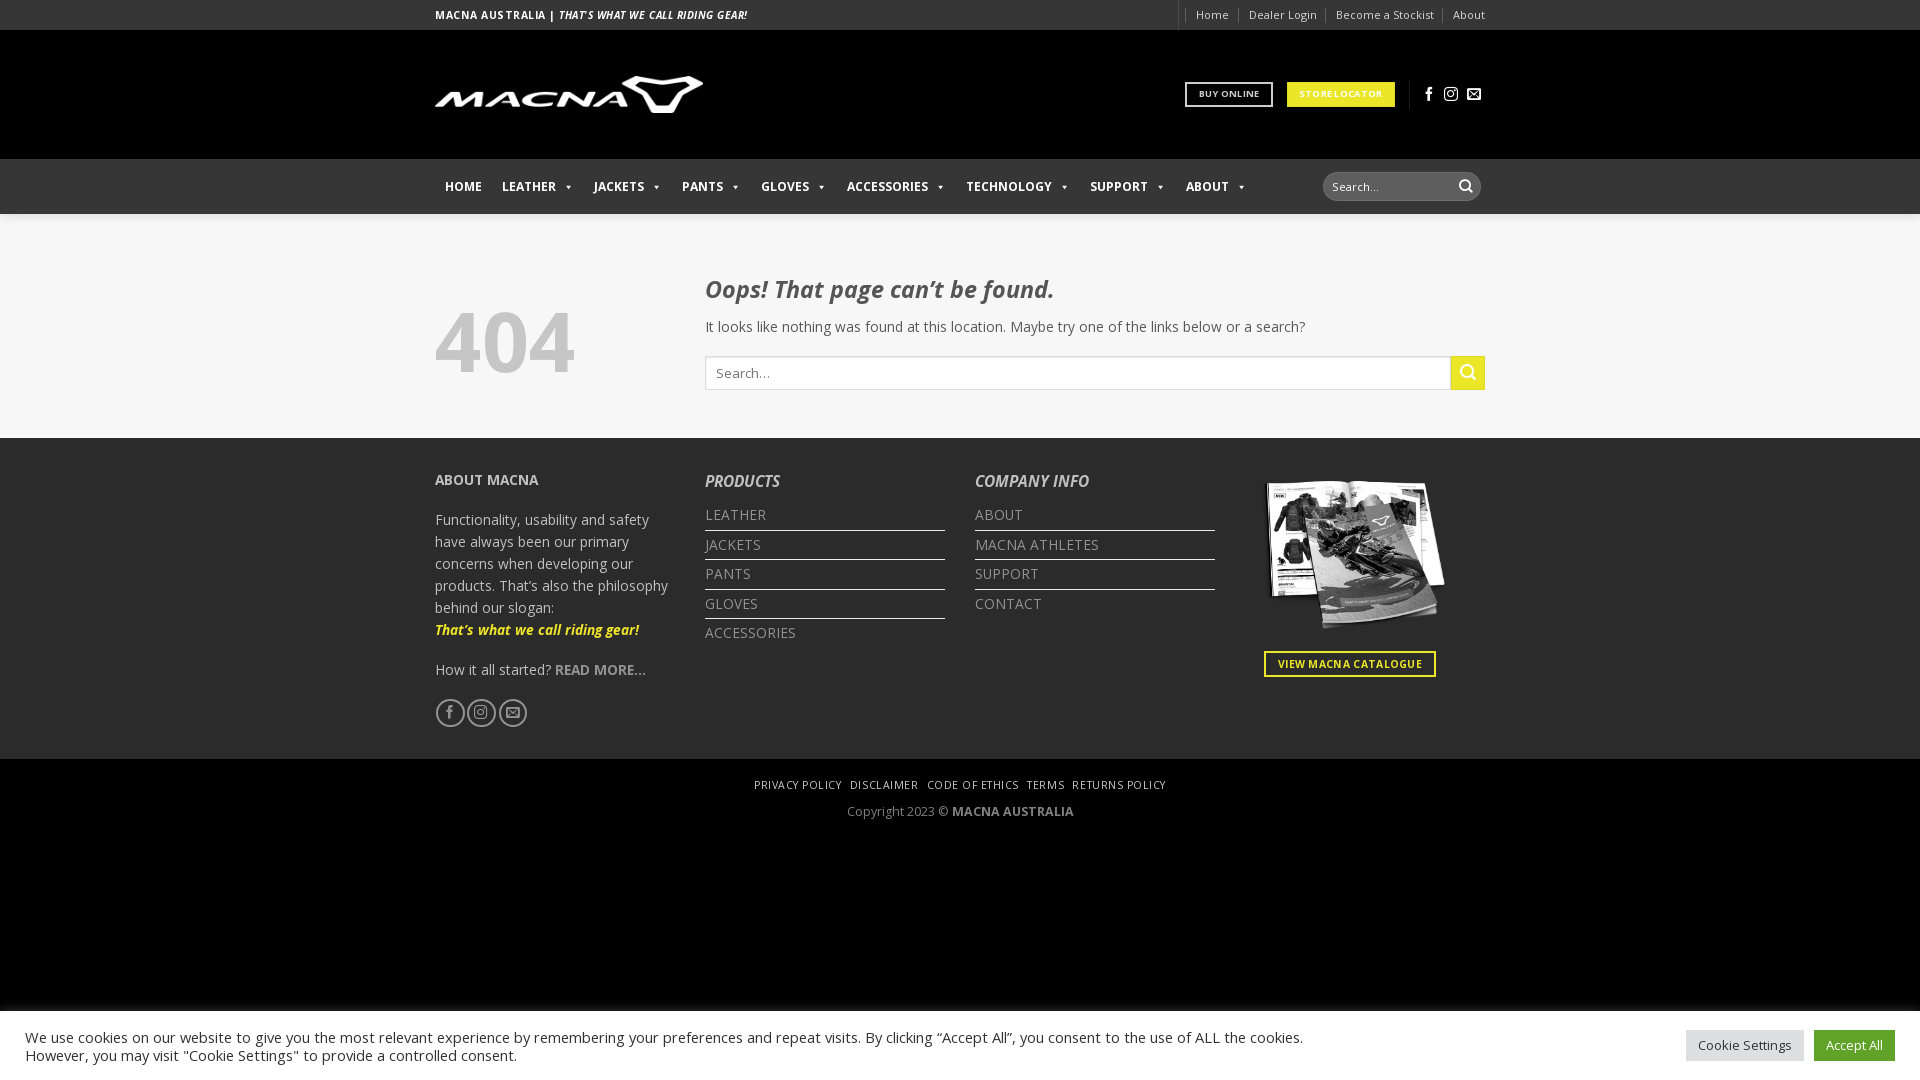 Image resolution: width=1920 pixels, height=1080 pixels. What do you see at coordinates (1350, 664) in the screenshot?
I see `'VIEW MACNA CATALOGUE'` at bounding box center [1350, 664].